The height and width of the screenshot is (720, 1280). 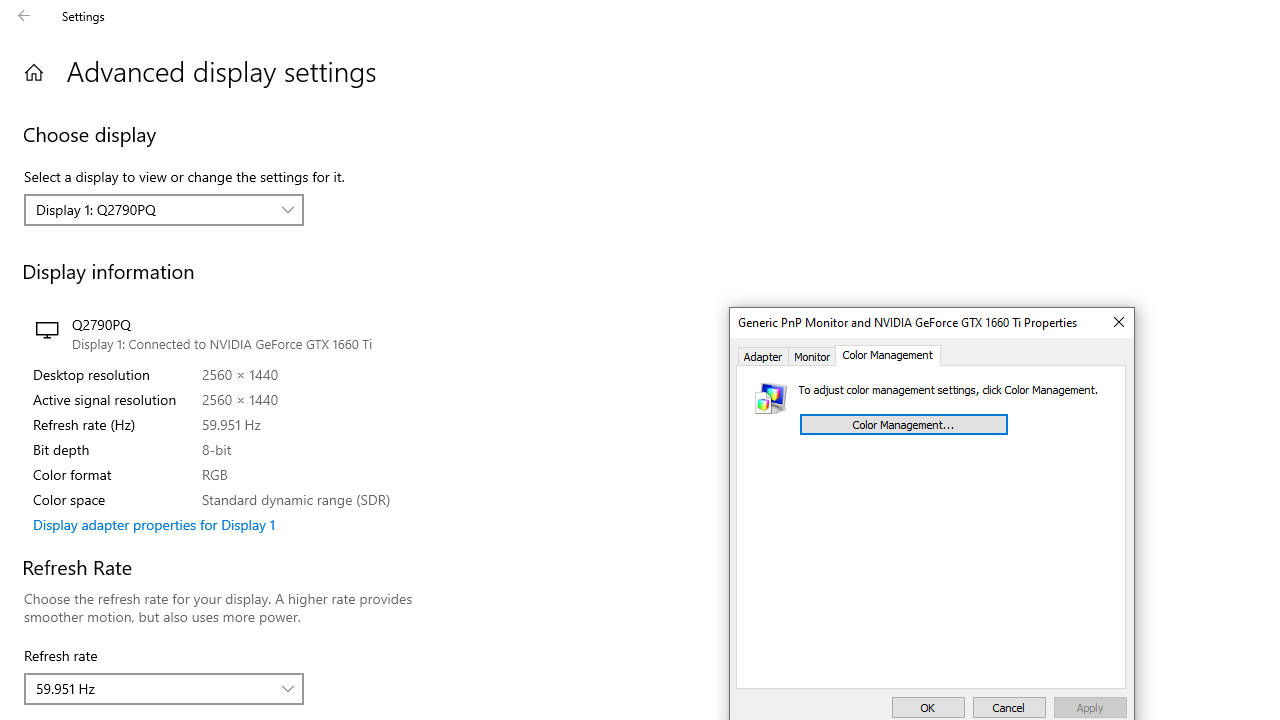 What do you see at coordinates (812, 355) in the screenshot?
I see `'Monitor'` at bounding box center [812, 355].